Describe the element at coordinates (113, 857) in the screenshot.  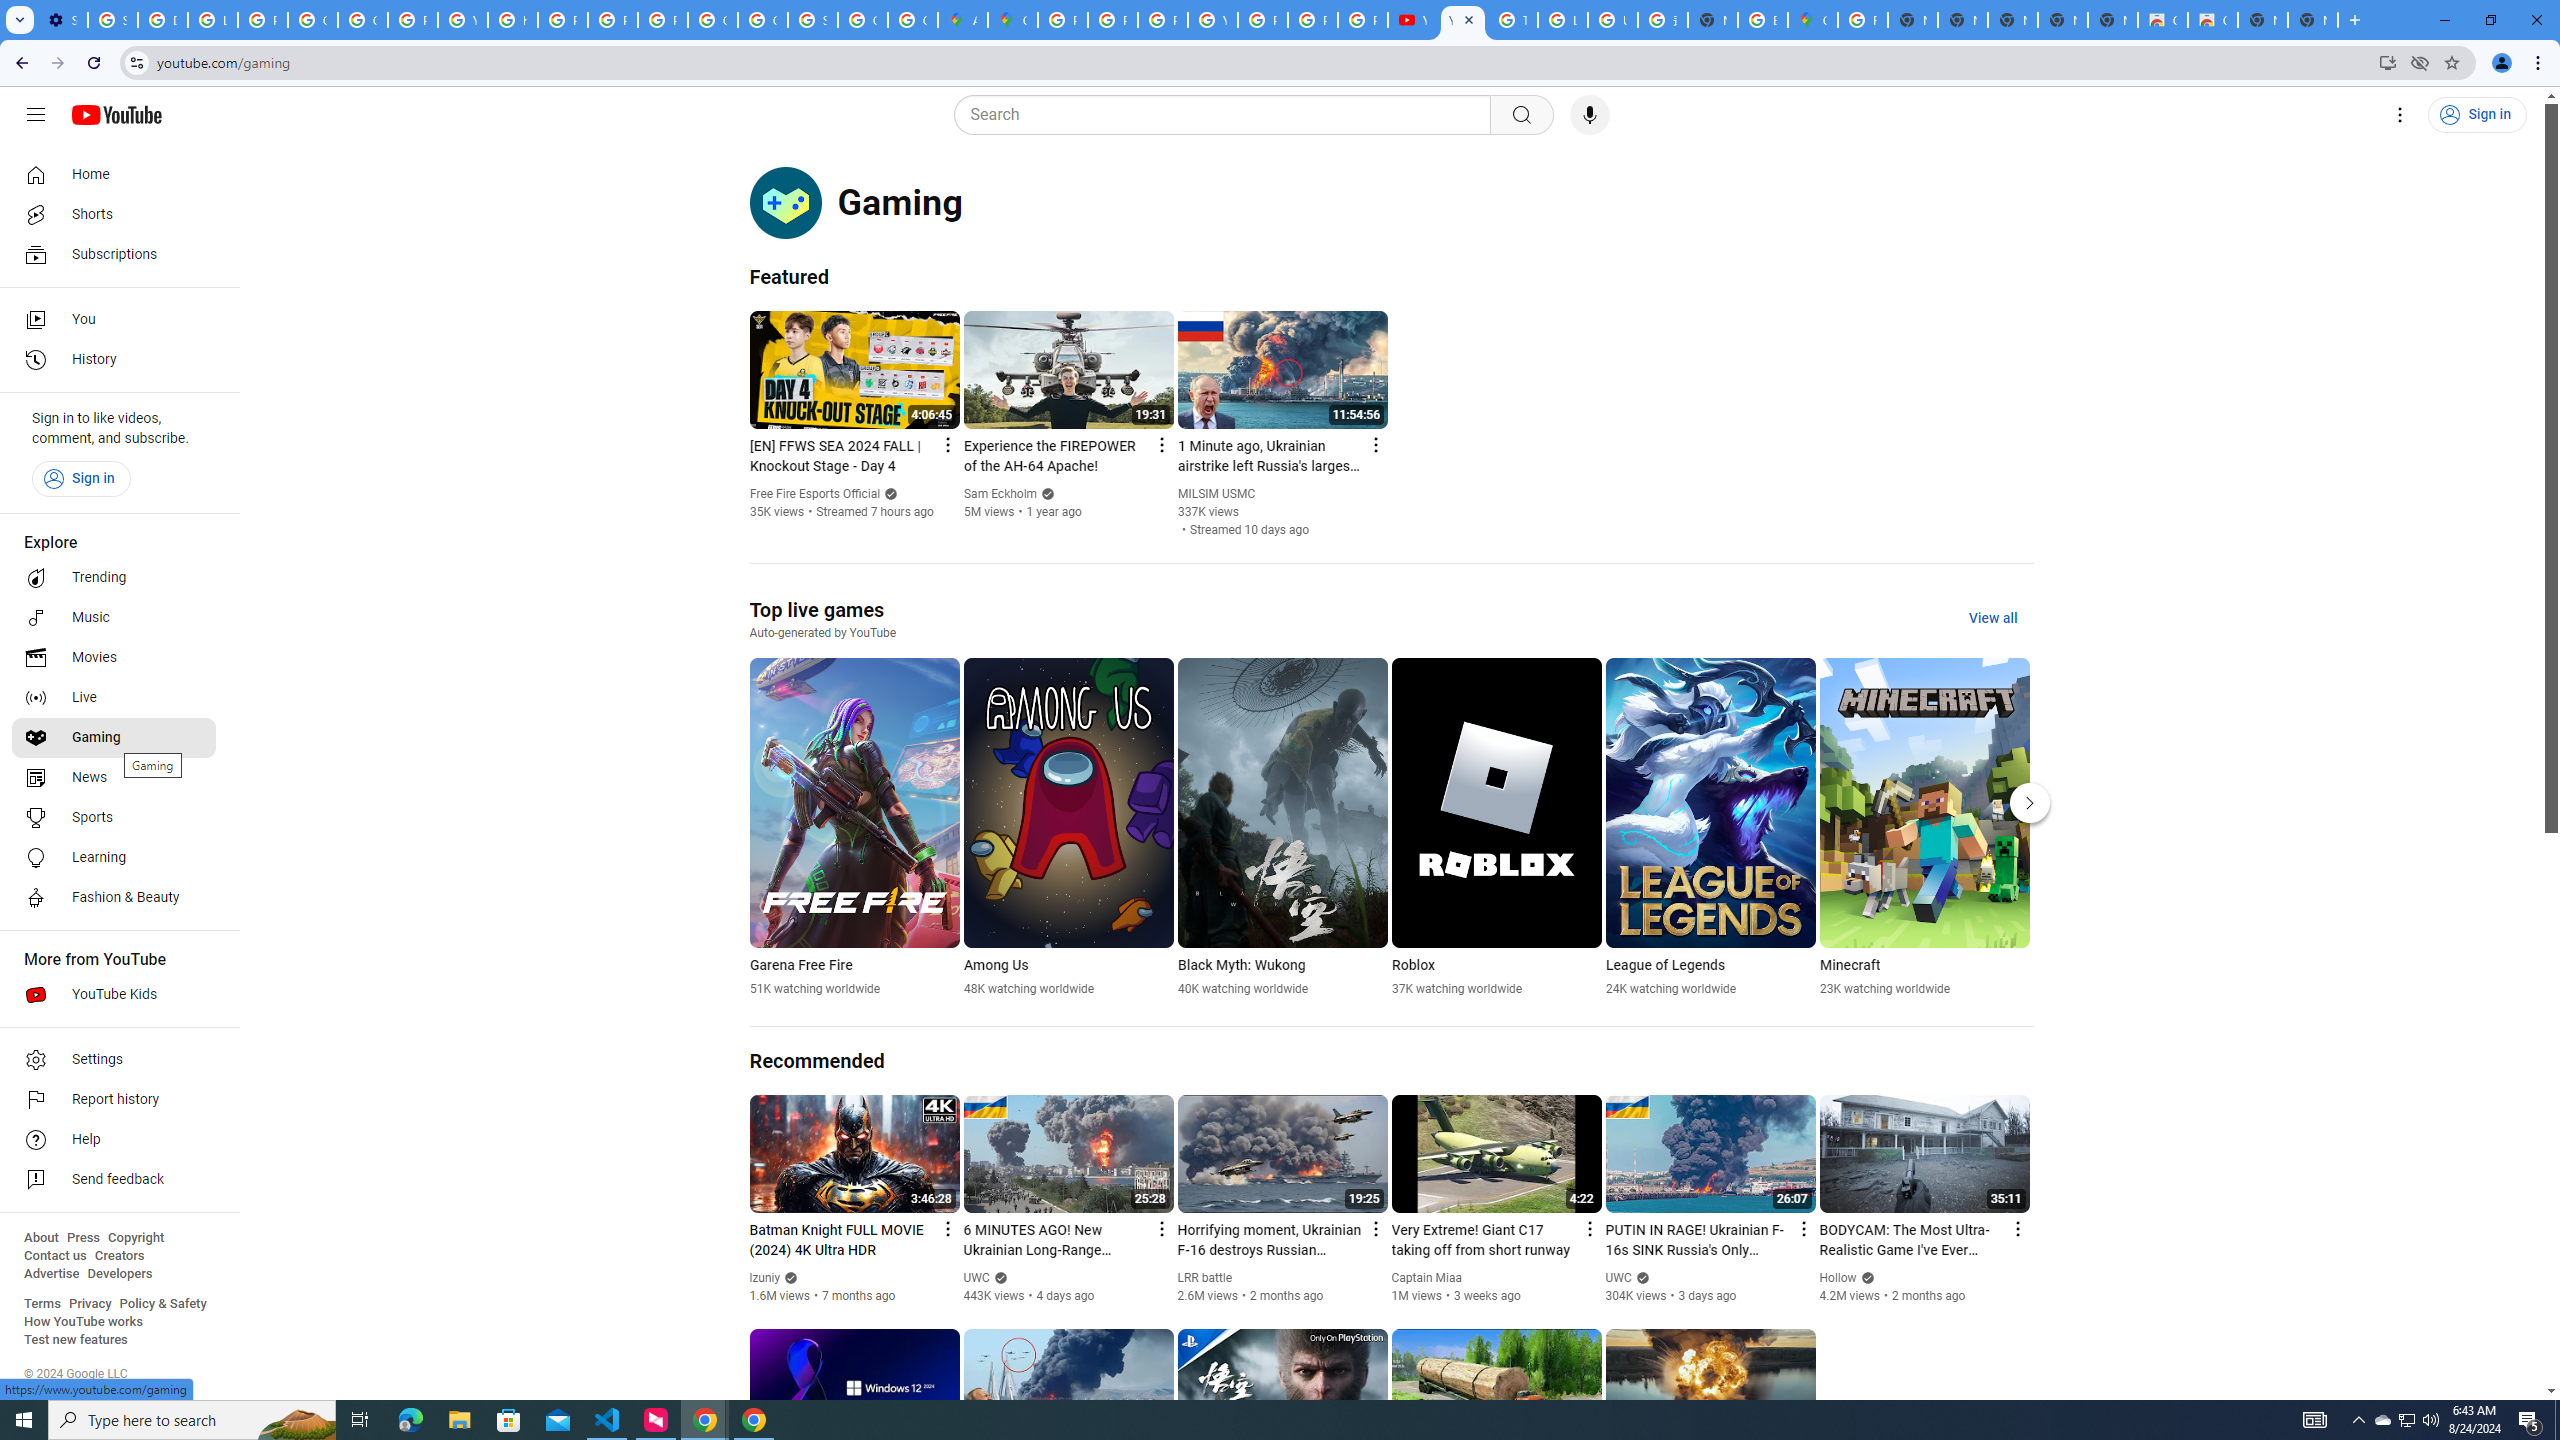
I see `'Learning'` at that location.